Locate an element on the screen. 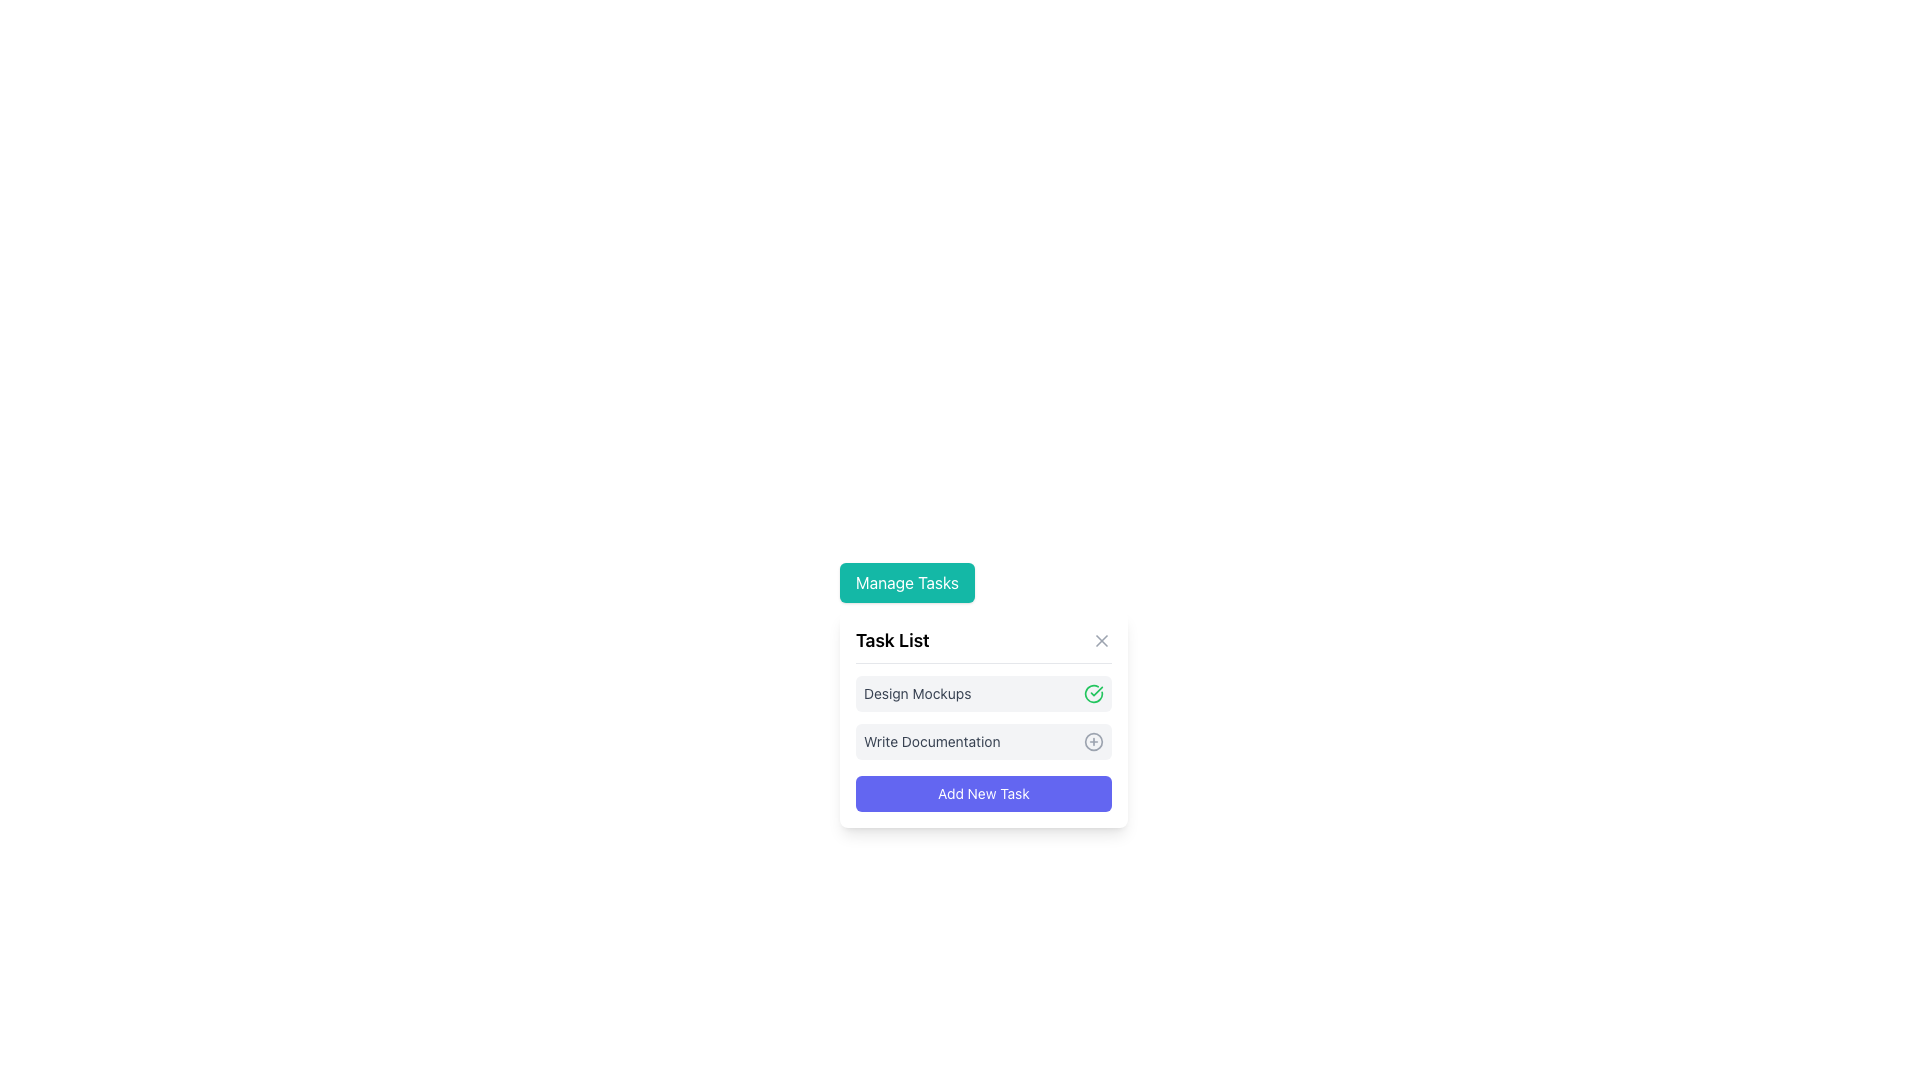  the icon indicating a completed task related to the 'Design Mockups' label, which is positioned to the right of the 'Design Mockups' text is located at coordinates (1093, 693).